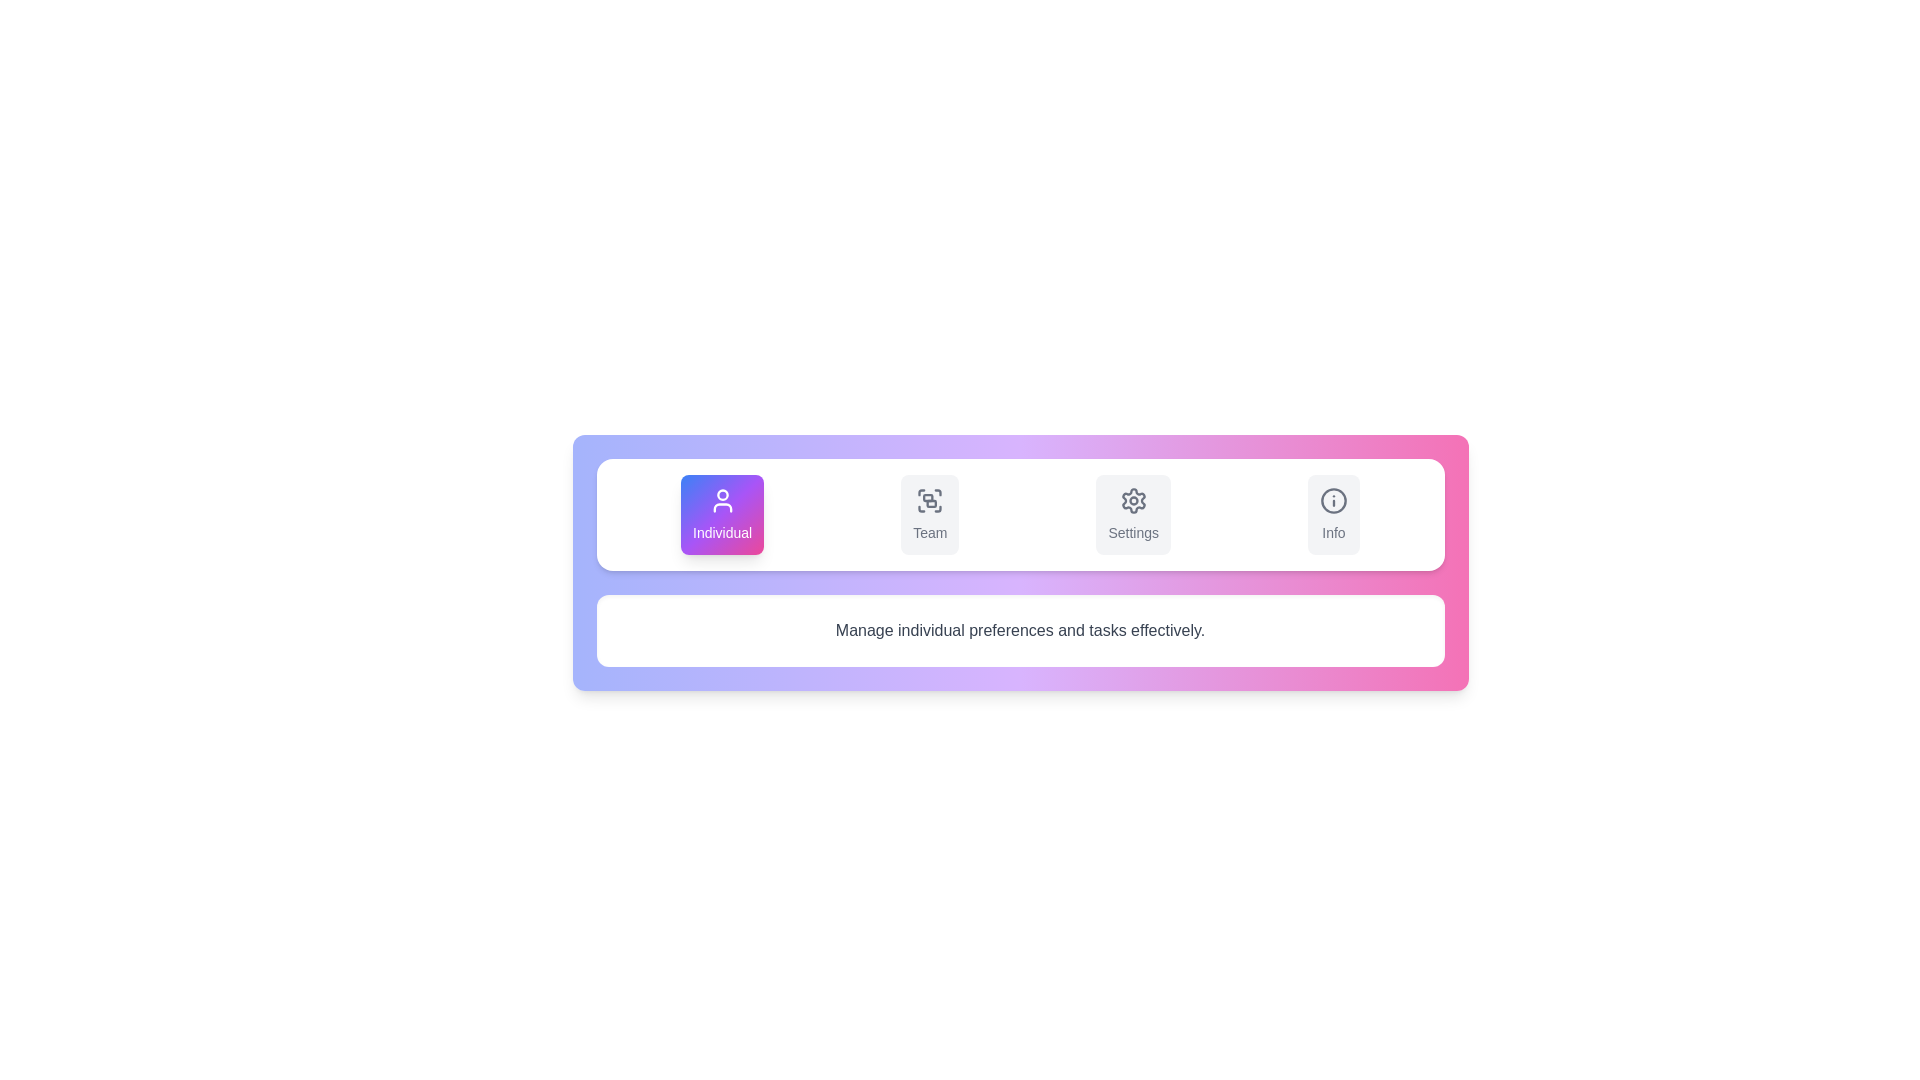 This screenshot has width=1920, height=1080. Describe the element at coordinates (721, 500) in the screenshot. I see `the user icon located on the button labeled 'Individual', which is centered within the button at the coordinates provided` at that location.